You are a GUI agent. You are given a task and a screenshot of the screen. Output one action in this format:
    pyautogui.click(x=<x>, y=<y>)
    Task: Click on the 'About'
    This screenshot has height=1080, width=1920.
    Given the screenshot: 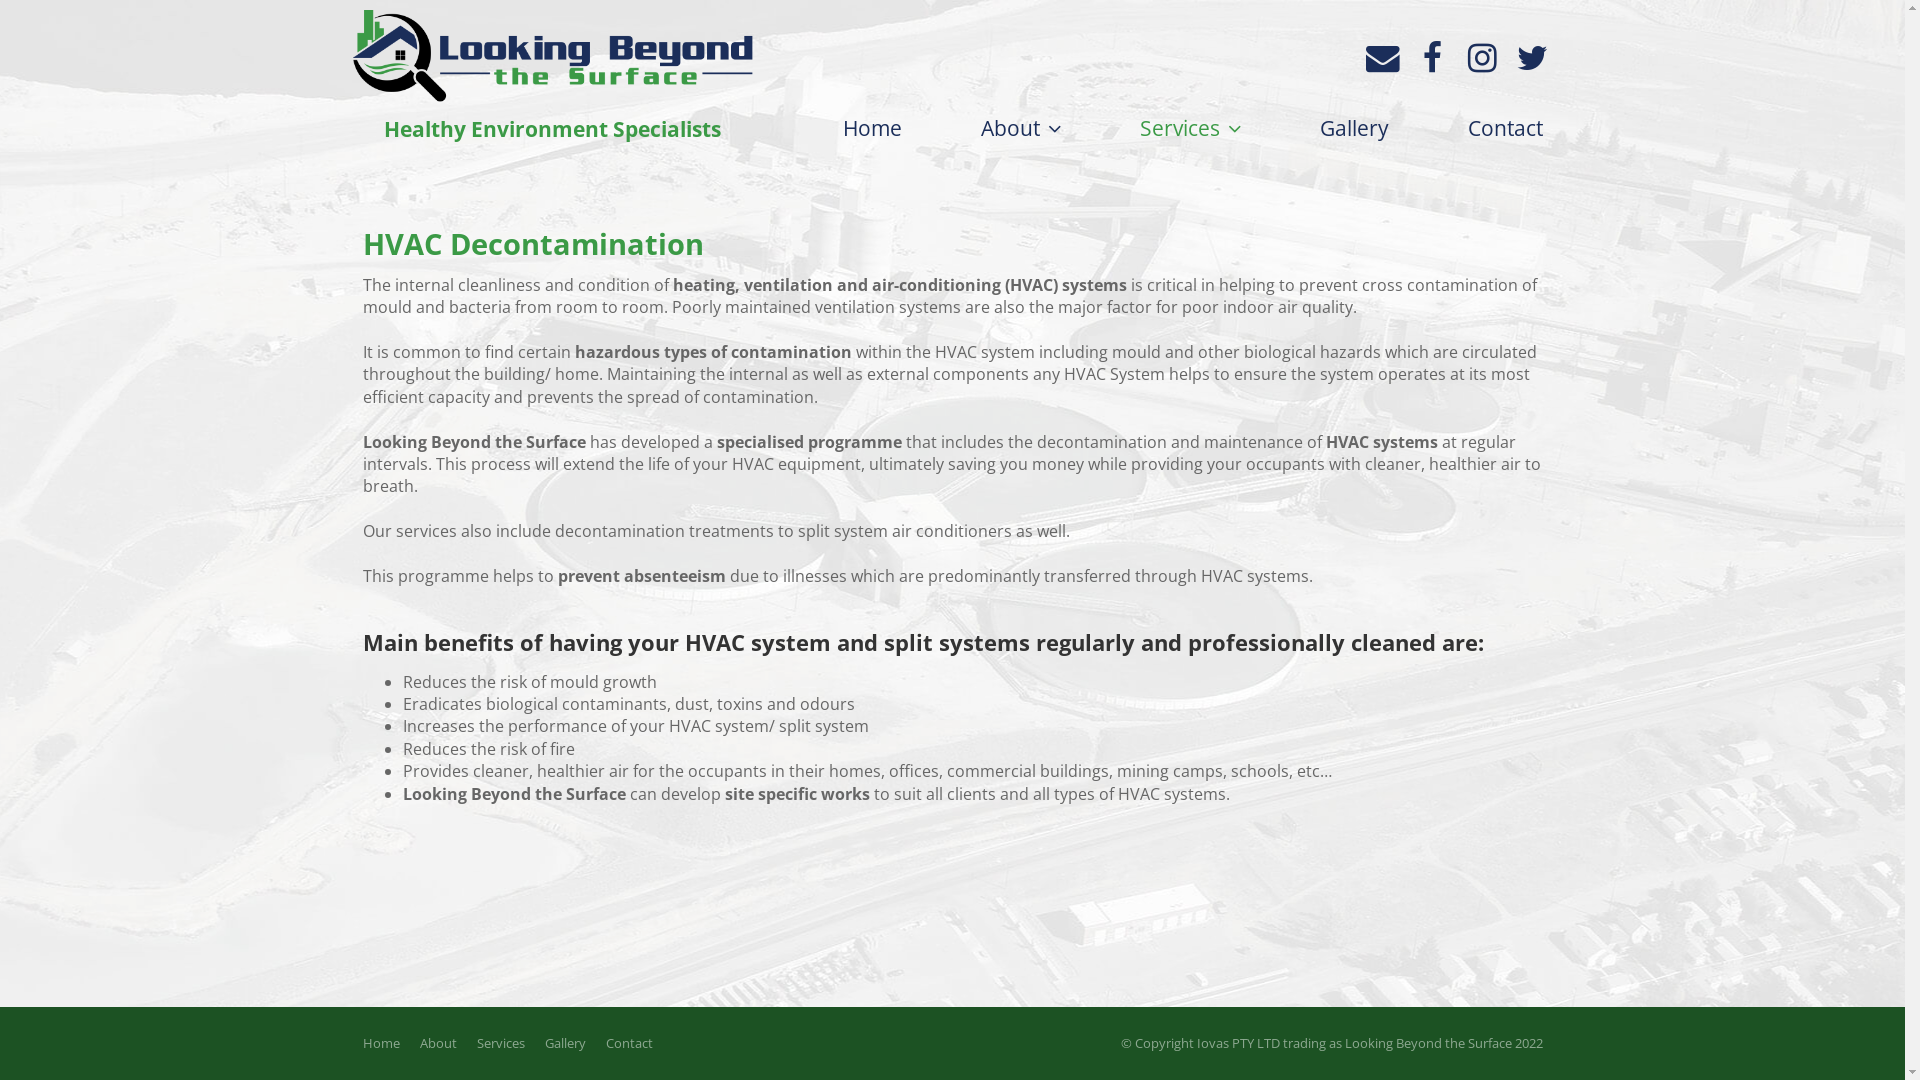 What is the action you would take?
    pyautogui.click(x=437, y=1041)
    